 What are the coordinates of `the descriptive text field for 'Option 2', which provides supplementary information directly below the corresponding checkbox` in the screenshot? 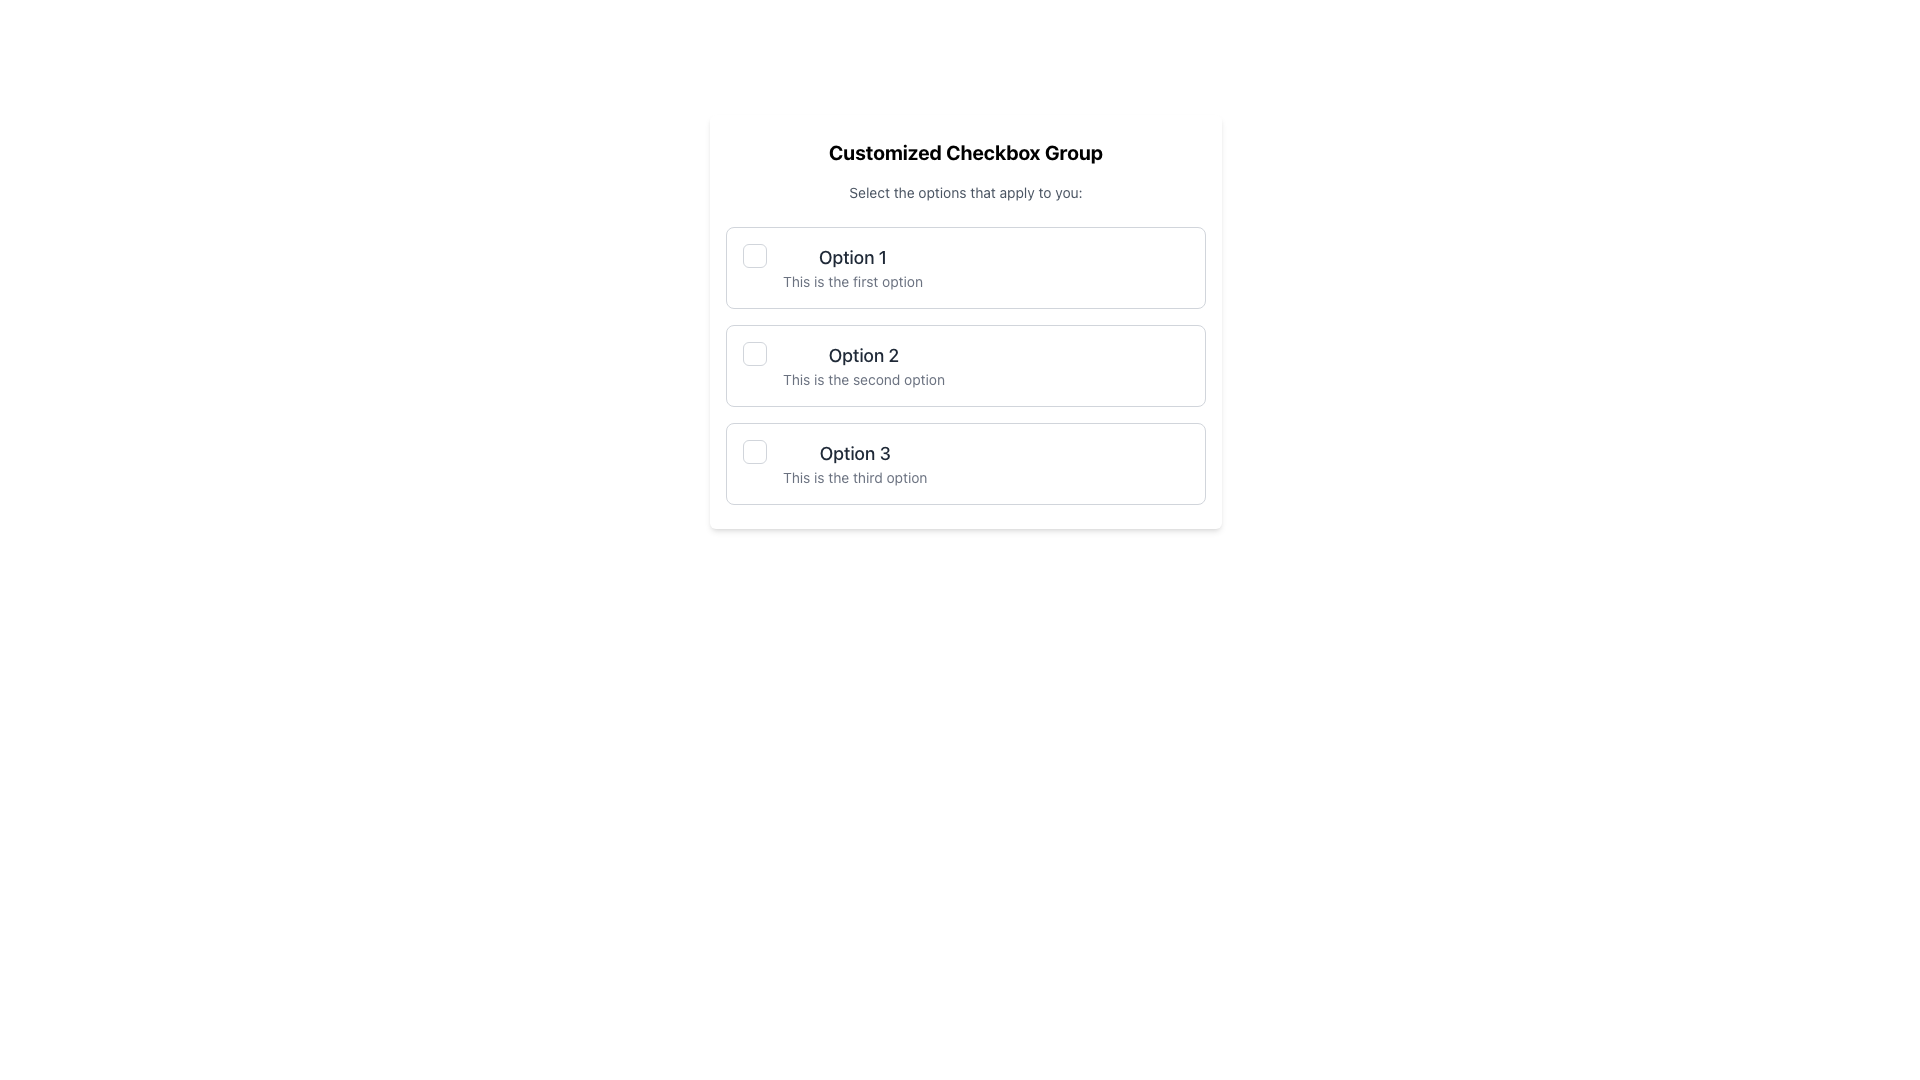 It's located at (864, 380).